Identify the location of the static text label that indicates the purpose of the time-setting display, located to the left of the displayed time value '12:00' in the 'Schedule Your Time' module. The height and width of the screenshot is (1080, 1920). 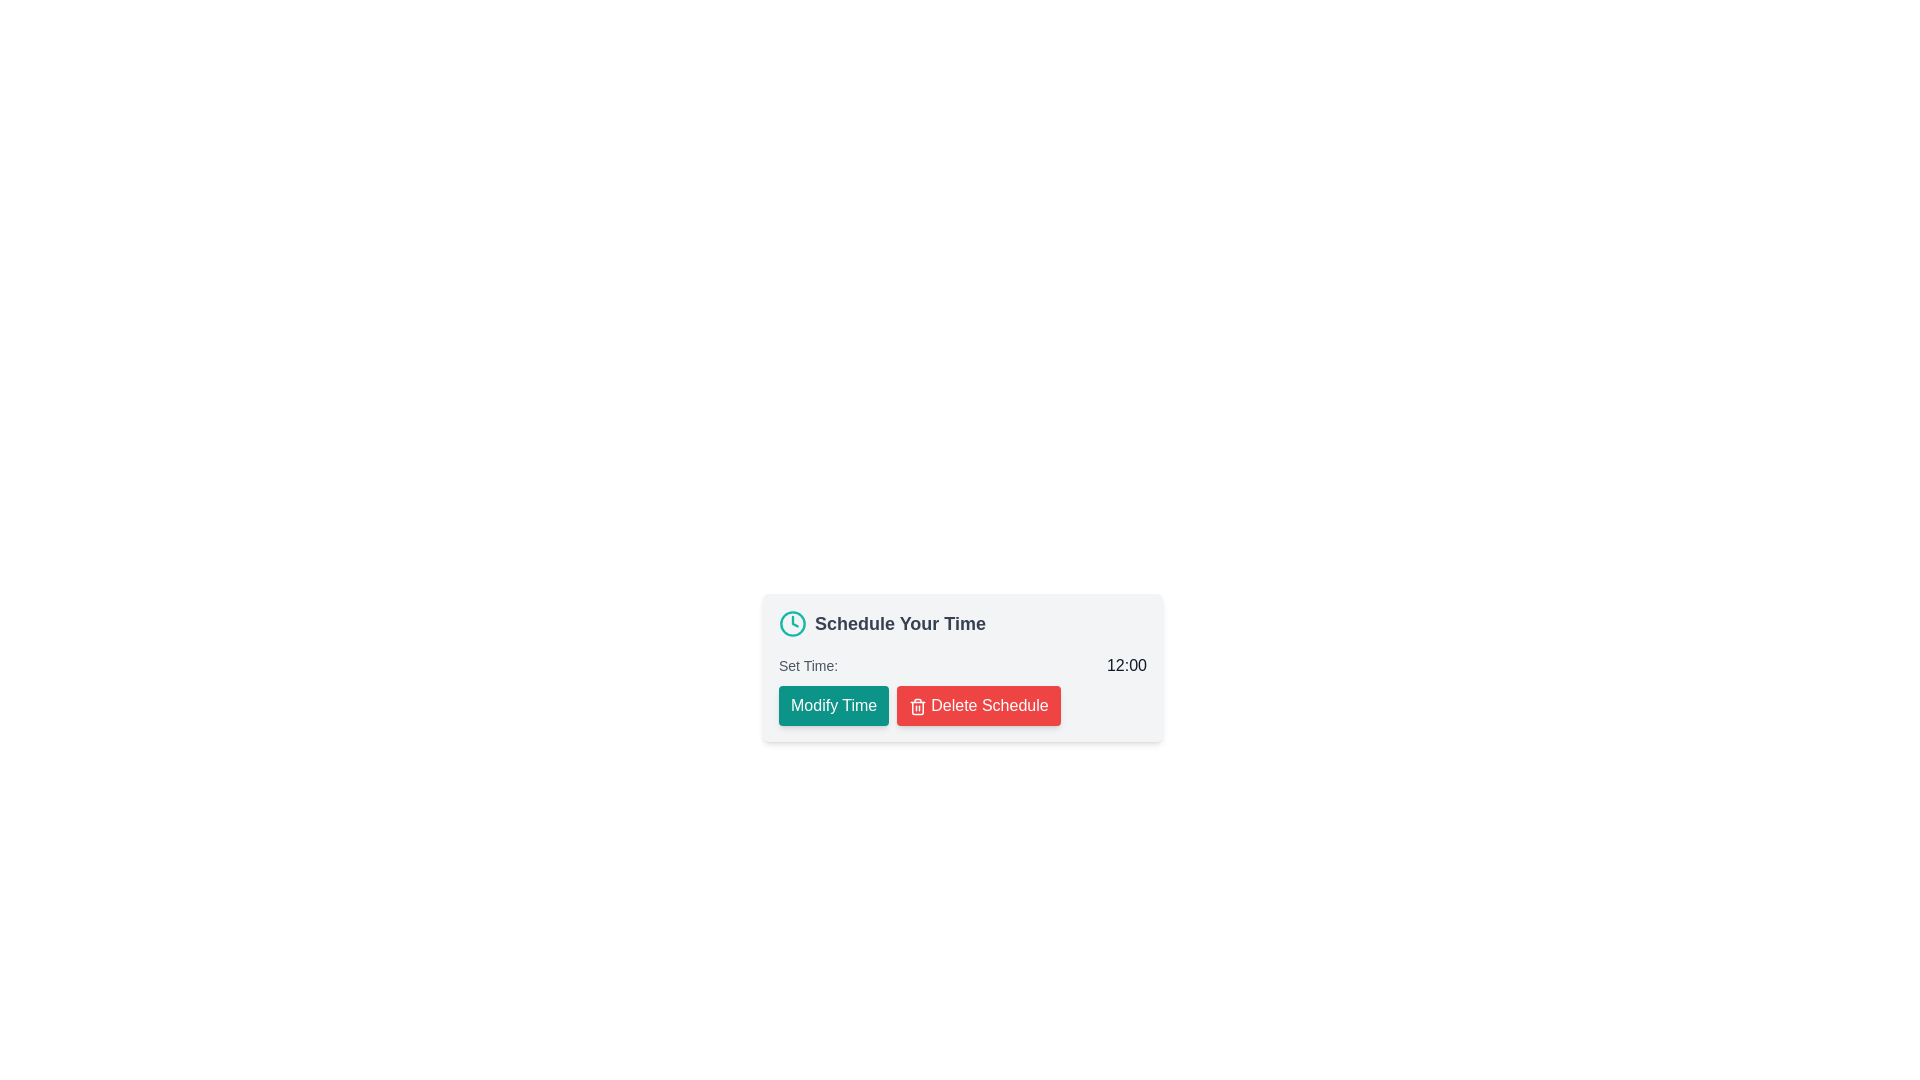
(808, 666).